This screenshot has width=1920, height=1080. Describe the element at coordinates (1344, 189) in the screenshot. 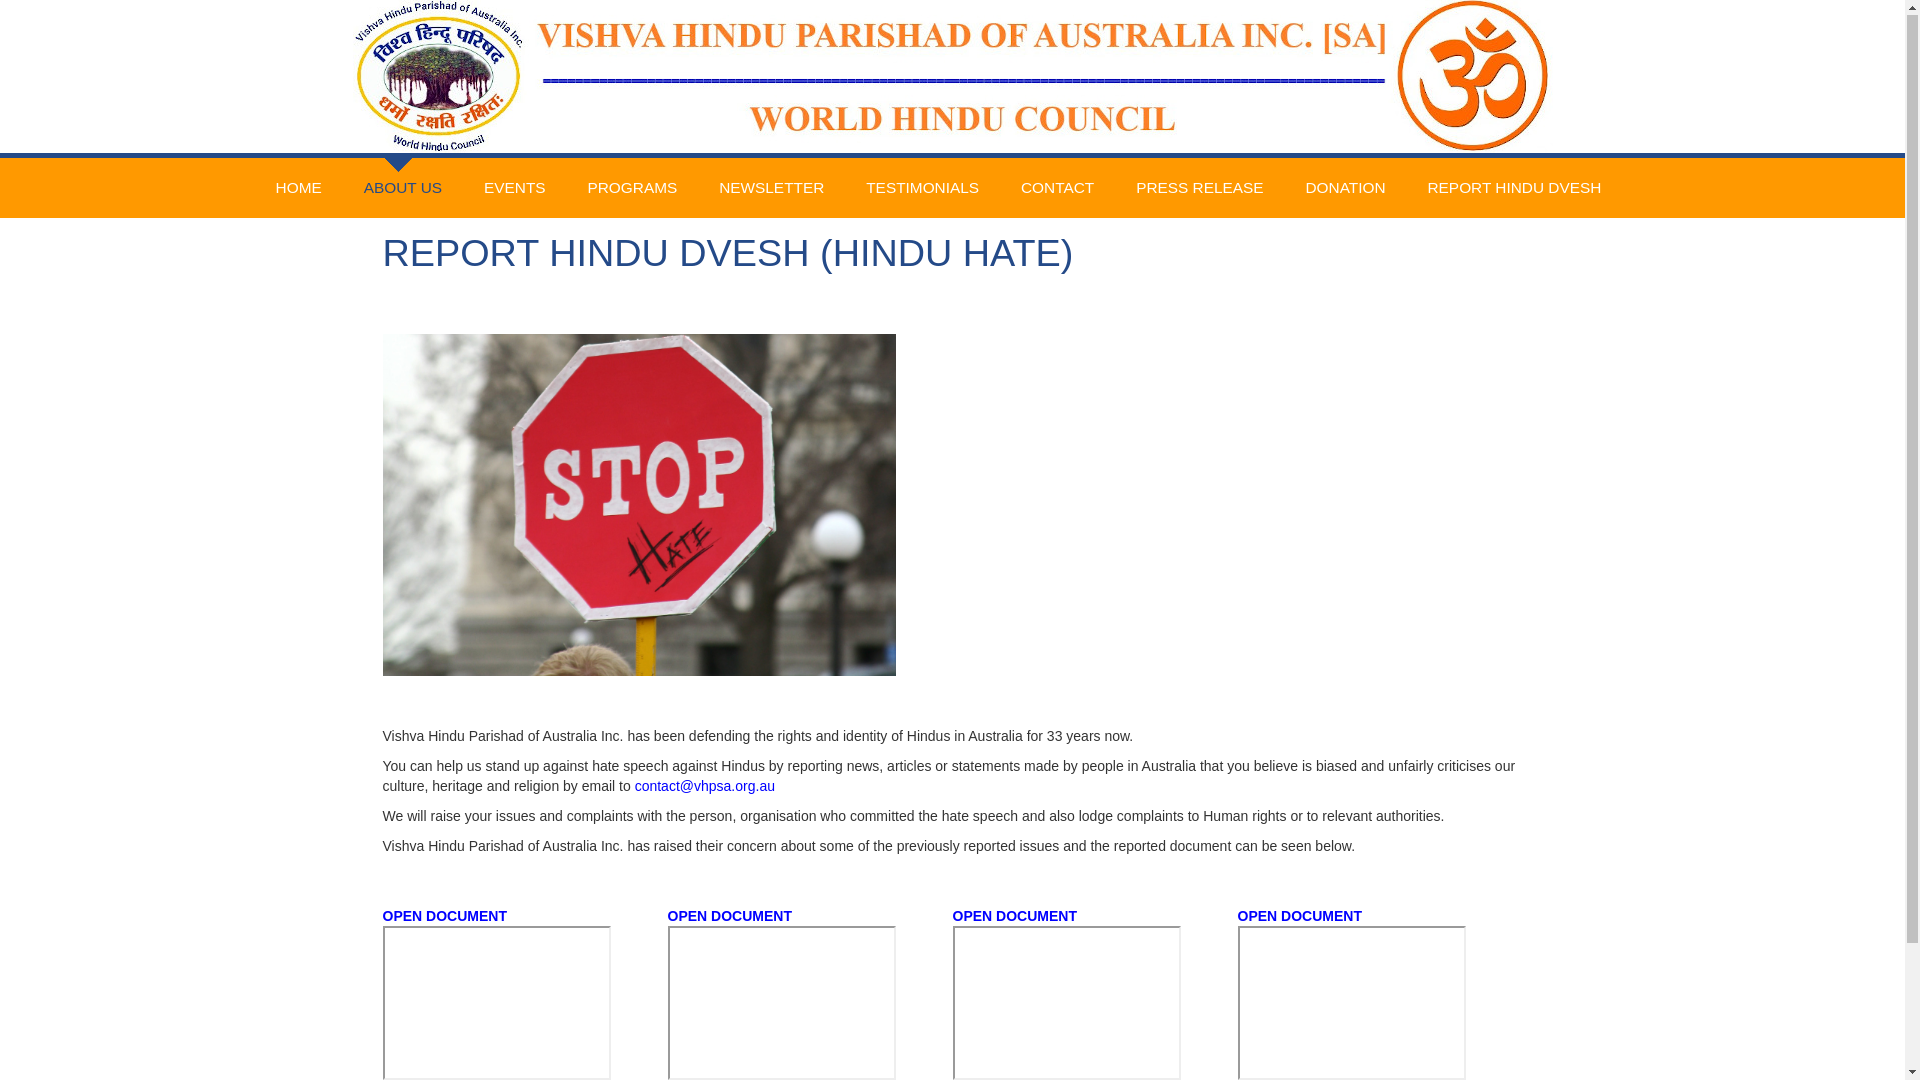

I see `'DONATION'` at that location.